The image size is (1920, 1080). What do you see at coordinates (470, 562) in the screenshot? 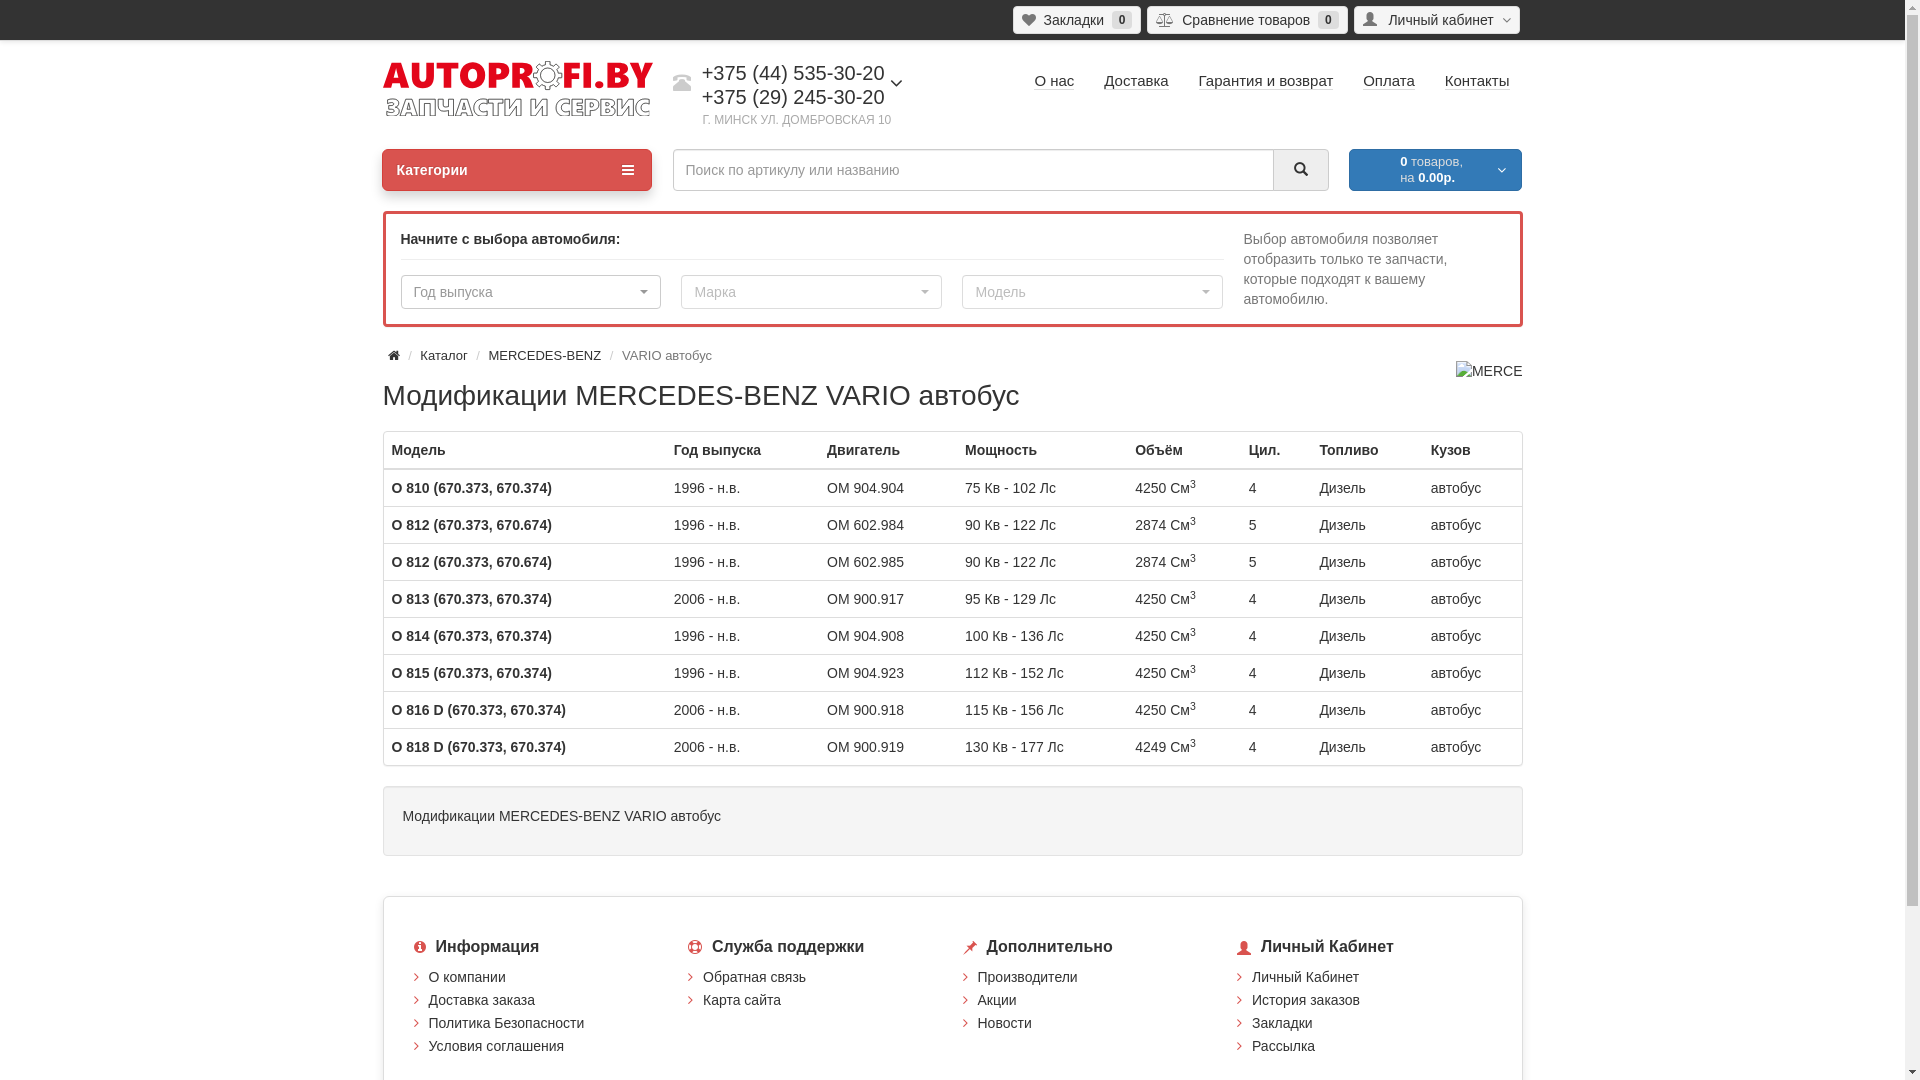
I see `'O 812 (670.373, 670.674)'` at bounding box center [470, 562].